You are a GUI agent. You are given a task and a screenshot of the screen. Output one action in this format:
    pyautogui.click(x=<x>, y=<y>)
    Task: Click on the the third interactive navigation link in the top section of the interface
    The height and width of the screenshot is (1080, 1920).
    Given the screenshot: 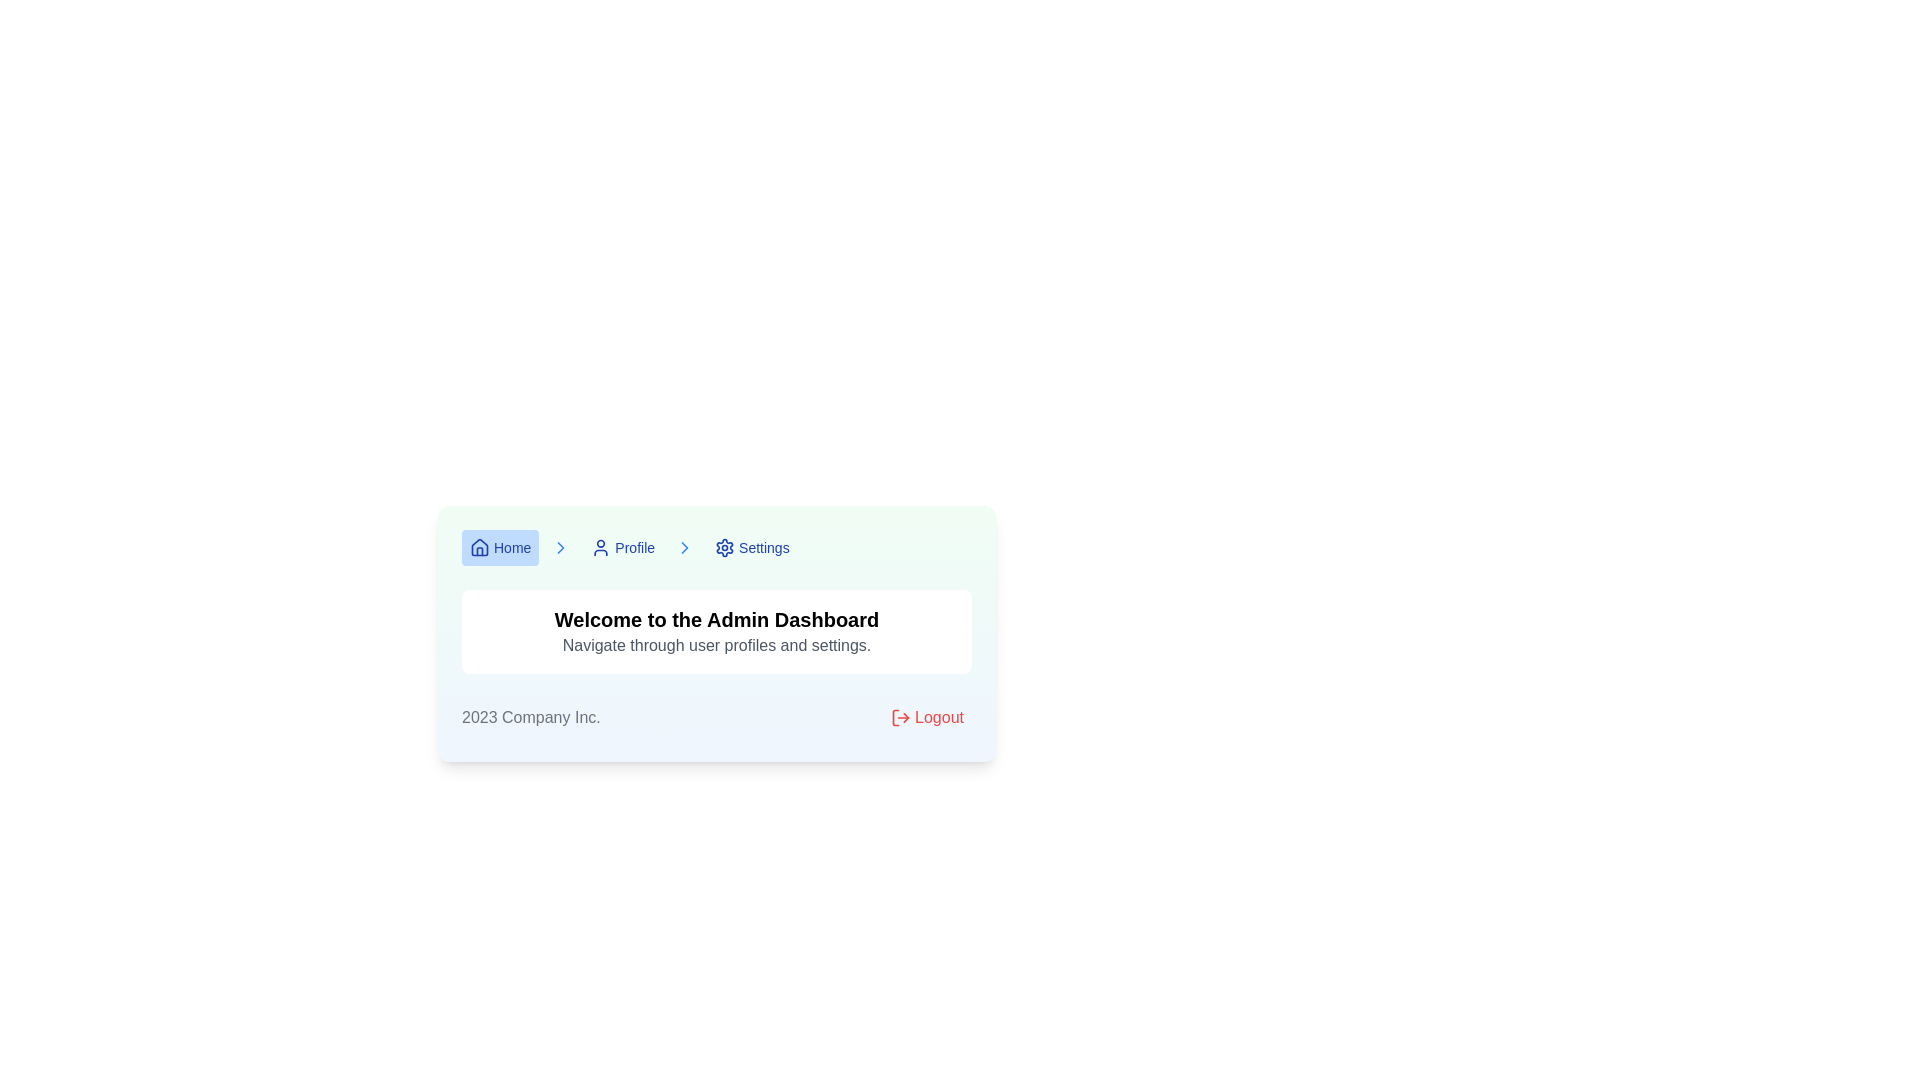 What is the action you would take?
    pyautogui.click(x=751, y=547)
    